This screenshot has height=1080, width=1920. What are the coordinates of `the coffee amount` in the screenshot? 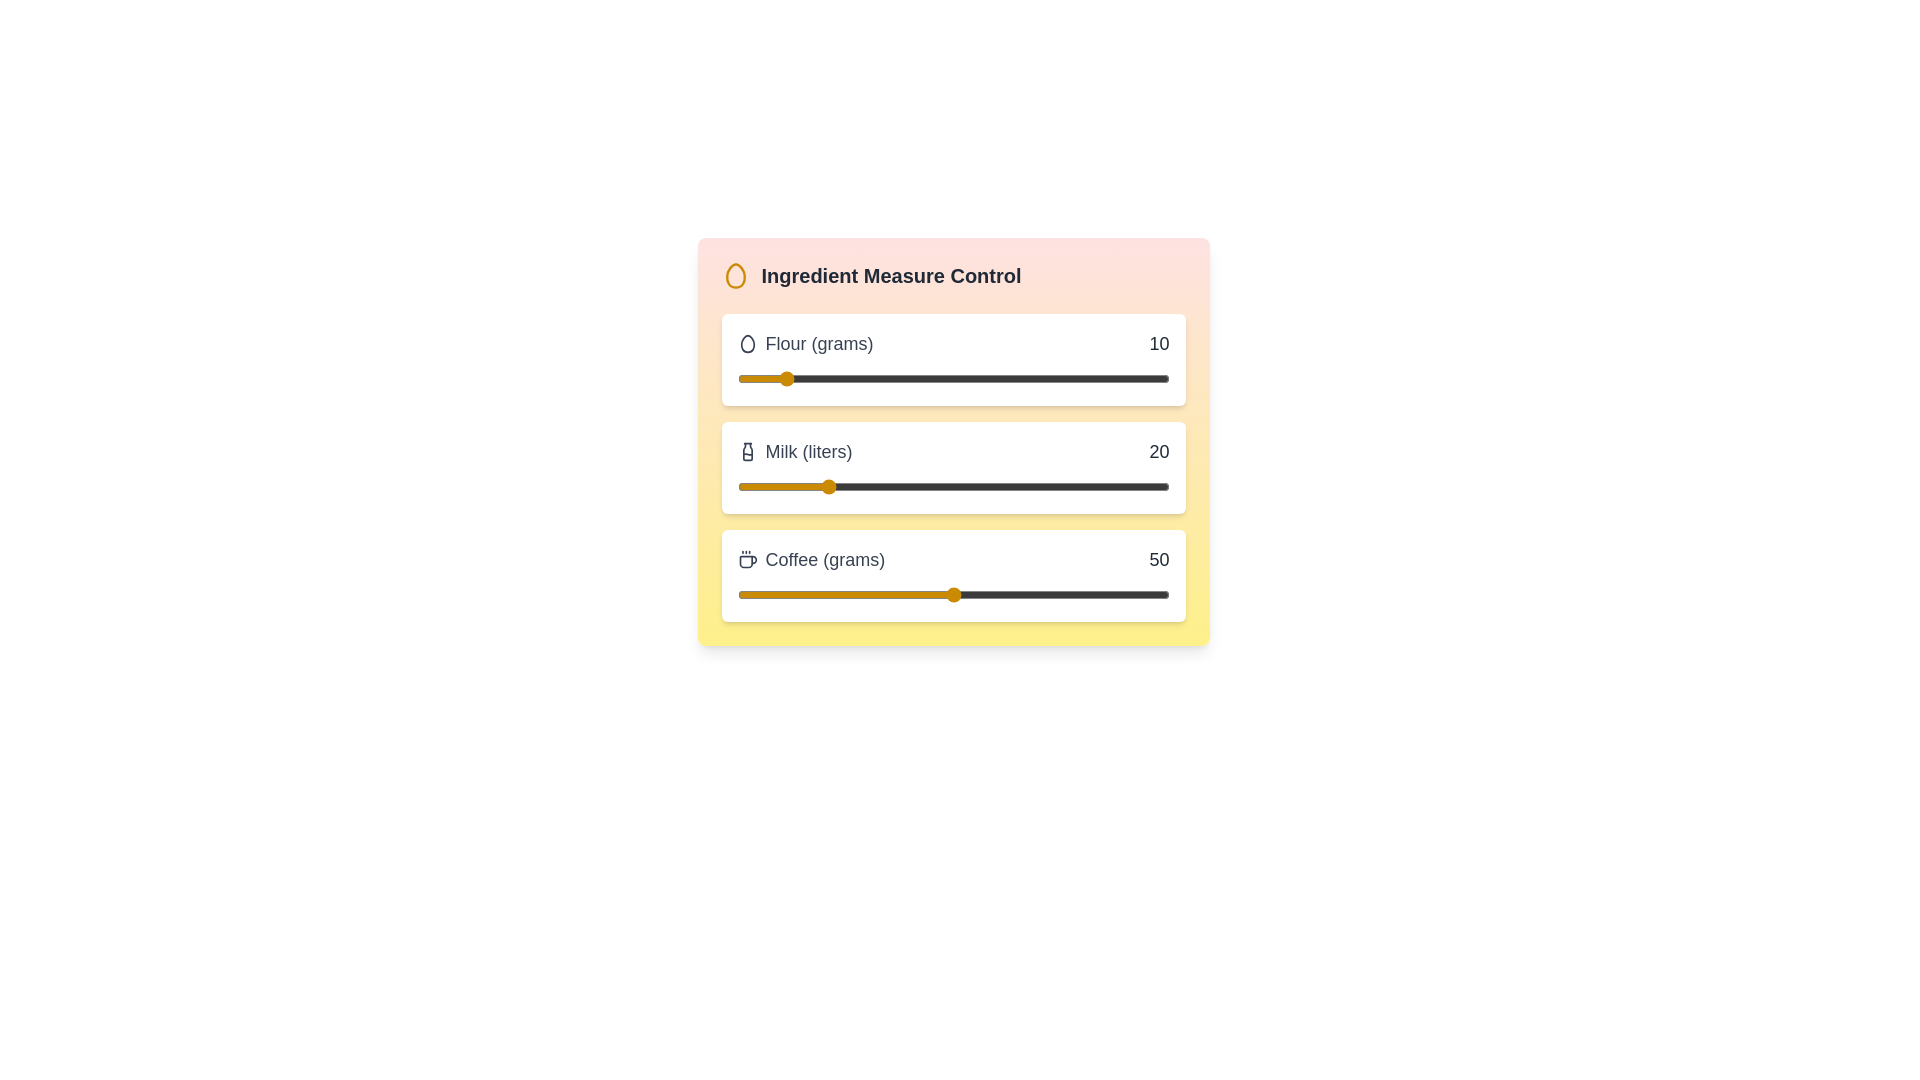 It's located at (1051, 593).